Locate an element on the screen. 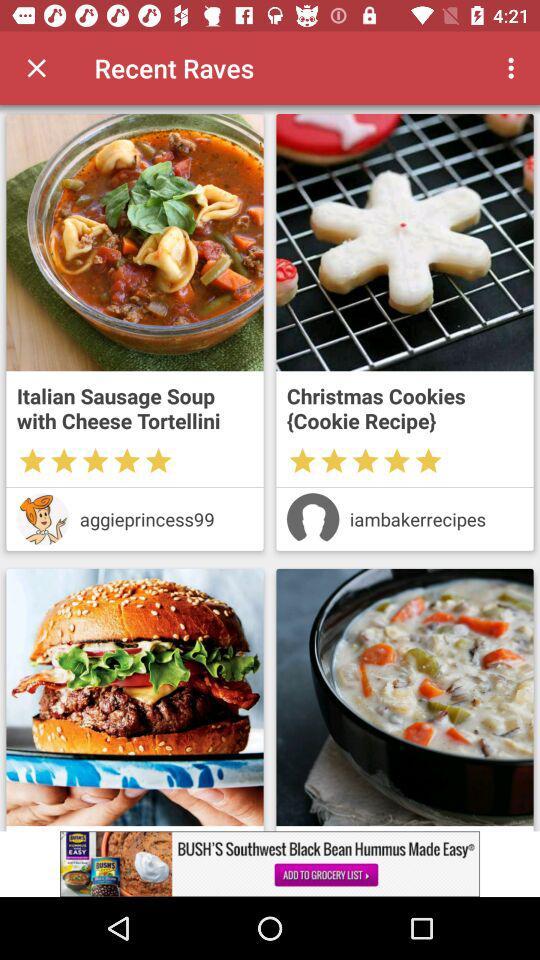 Image resolution: width=540 pixels, height=960 pixels. switch to recipe details is located at coordinates (405, 241).